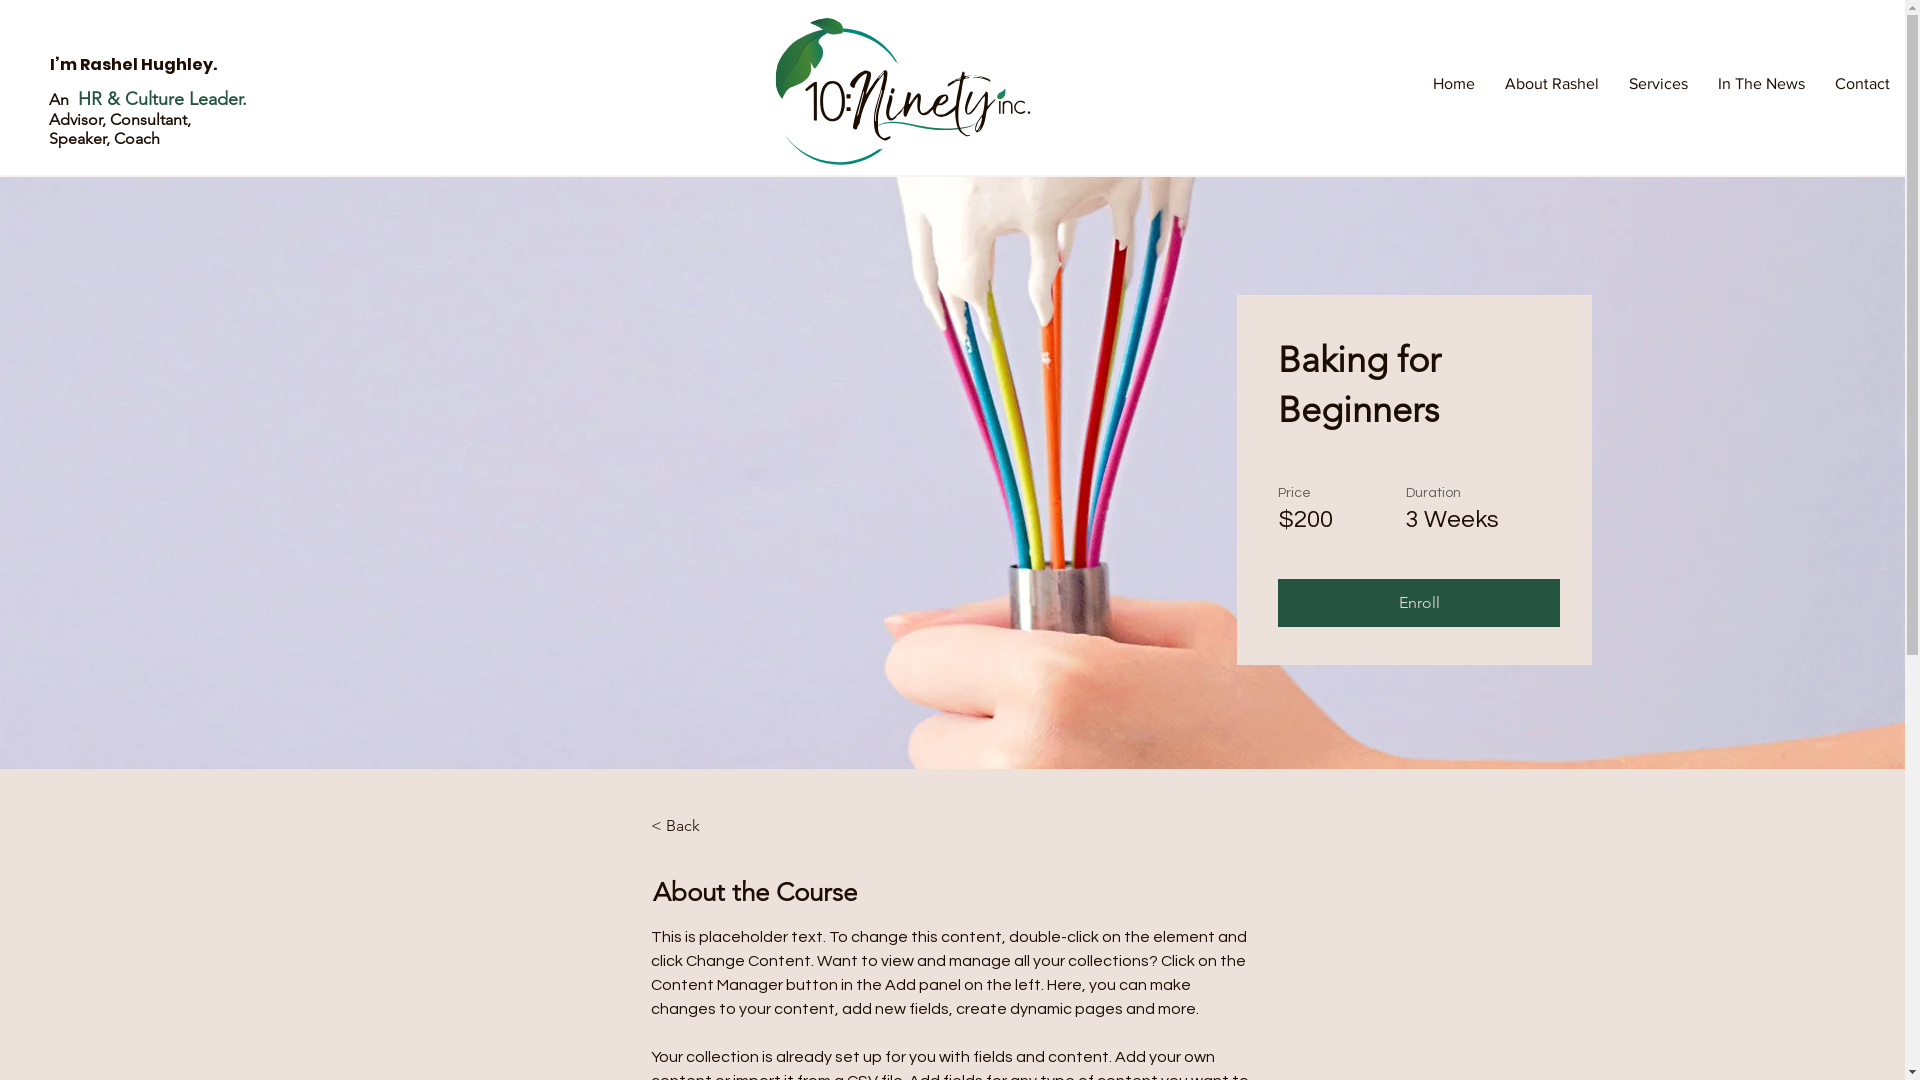 The height and width of the screenshot is (1080, 1920). Describe the element at coordinates (705, 825) in the screenshot. I see `'< Back'` at that location.